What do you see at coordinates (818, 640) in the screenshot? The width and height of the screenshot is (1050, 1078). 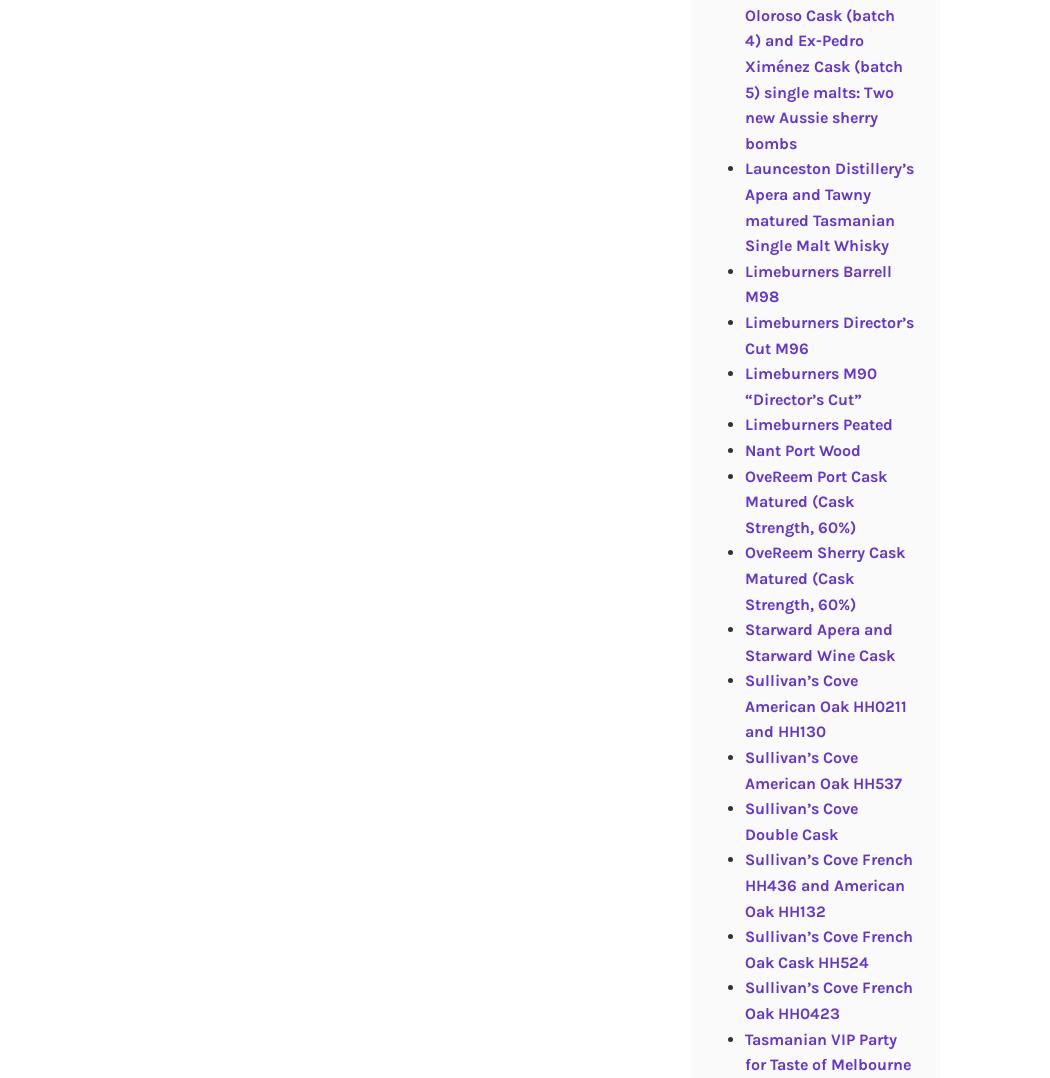 I see `'Starward Apera and Starward Wine Cask'` at bounding box center [818, 640].